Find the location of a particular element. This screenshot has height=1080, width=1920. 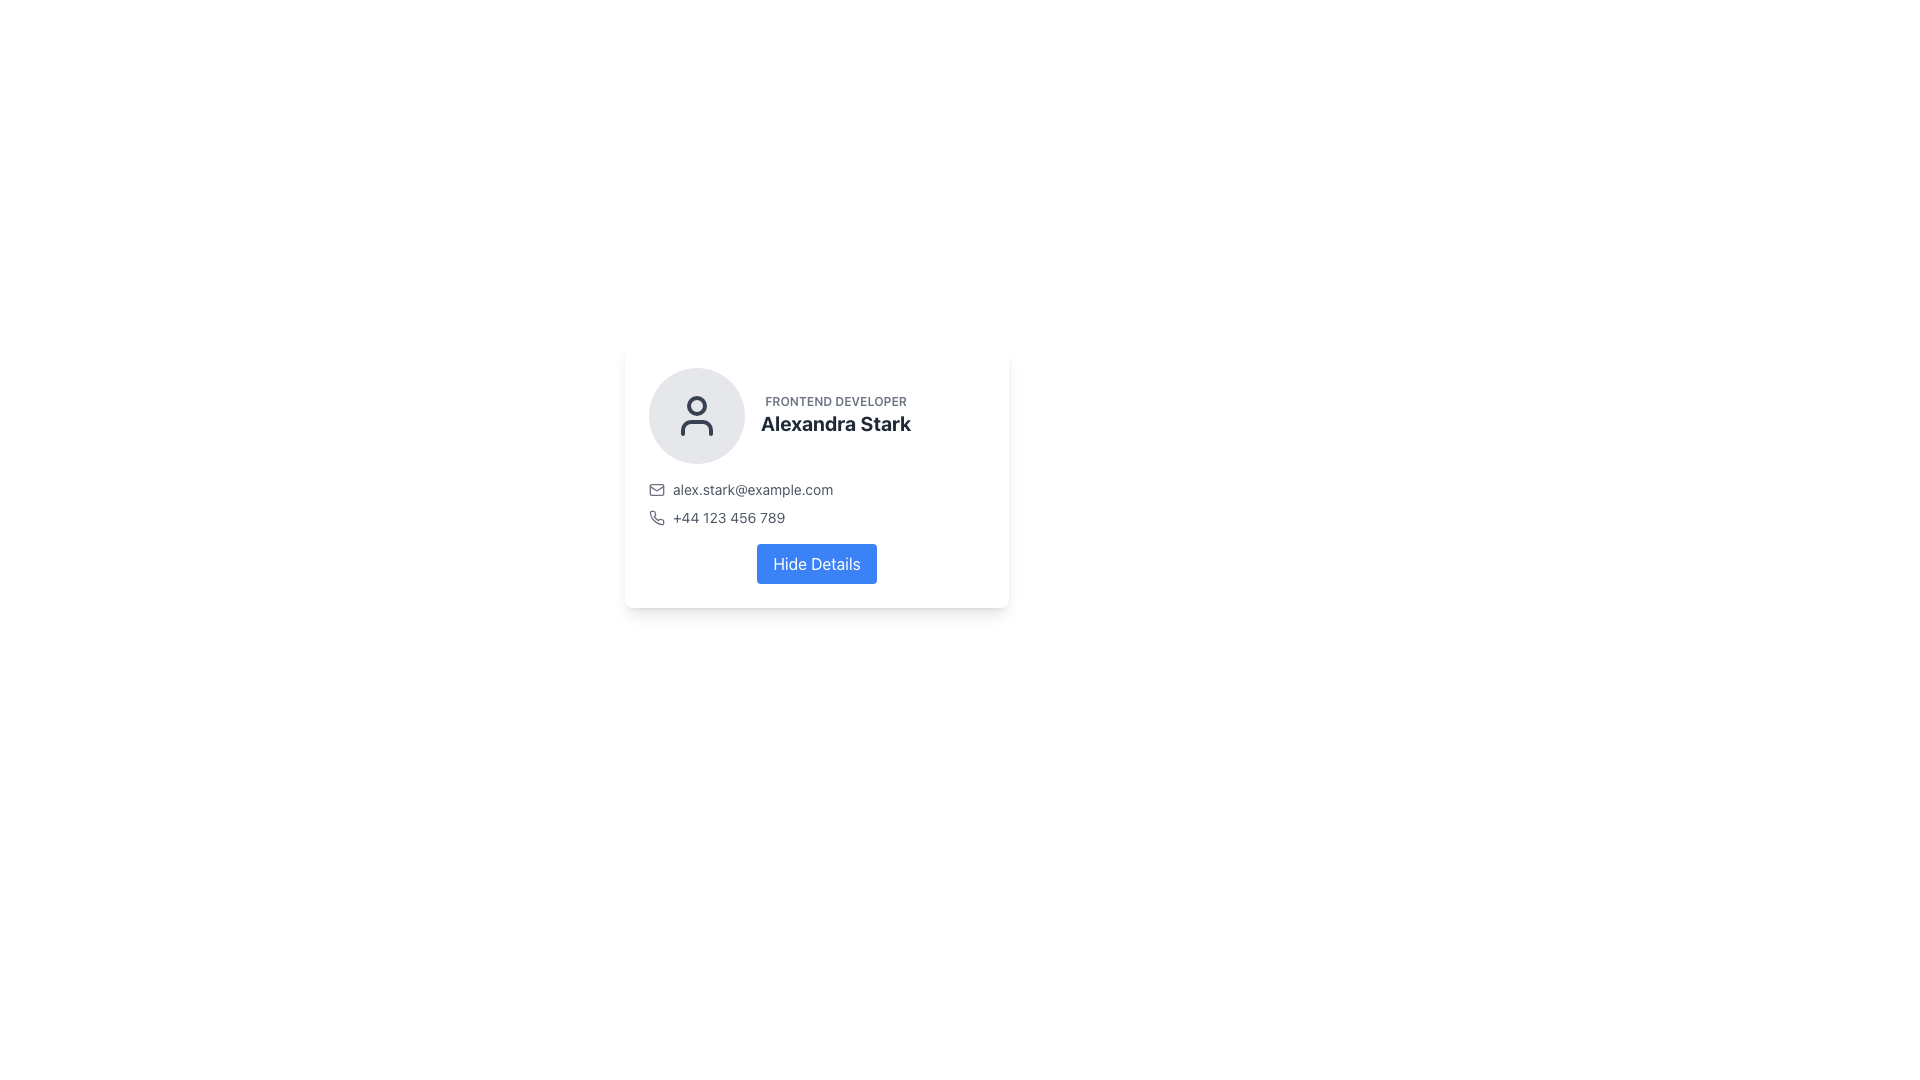

the phone receiver icon displayed in gray color, which is located directly to the left of the phone number '+44 123 456 789' is located at coordinates (657, 516).